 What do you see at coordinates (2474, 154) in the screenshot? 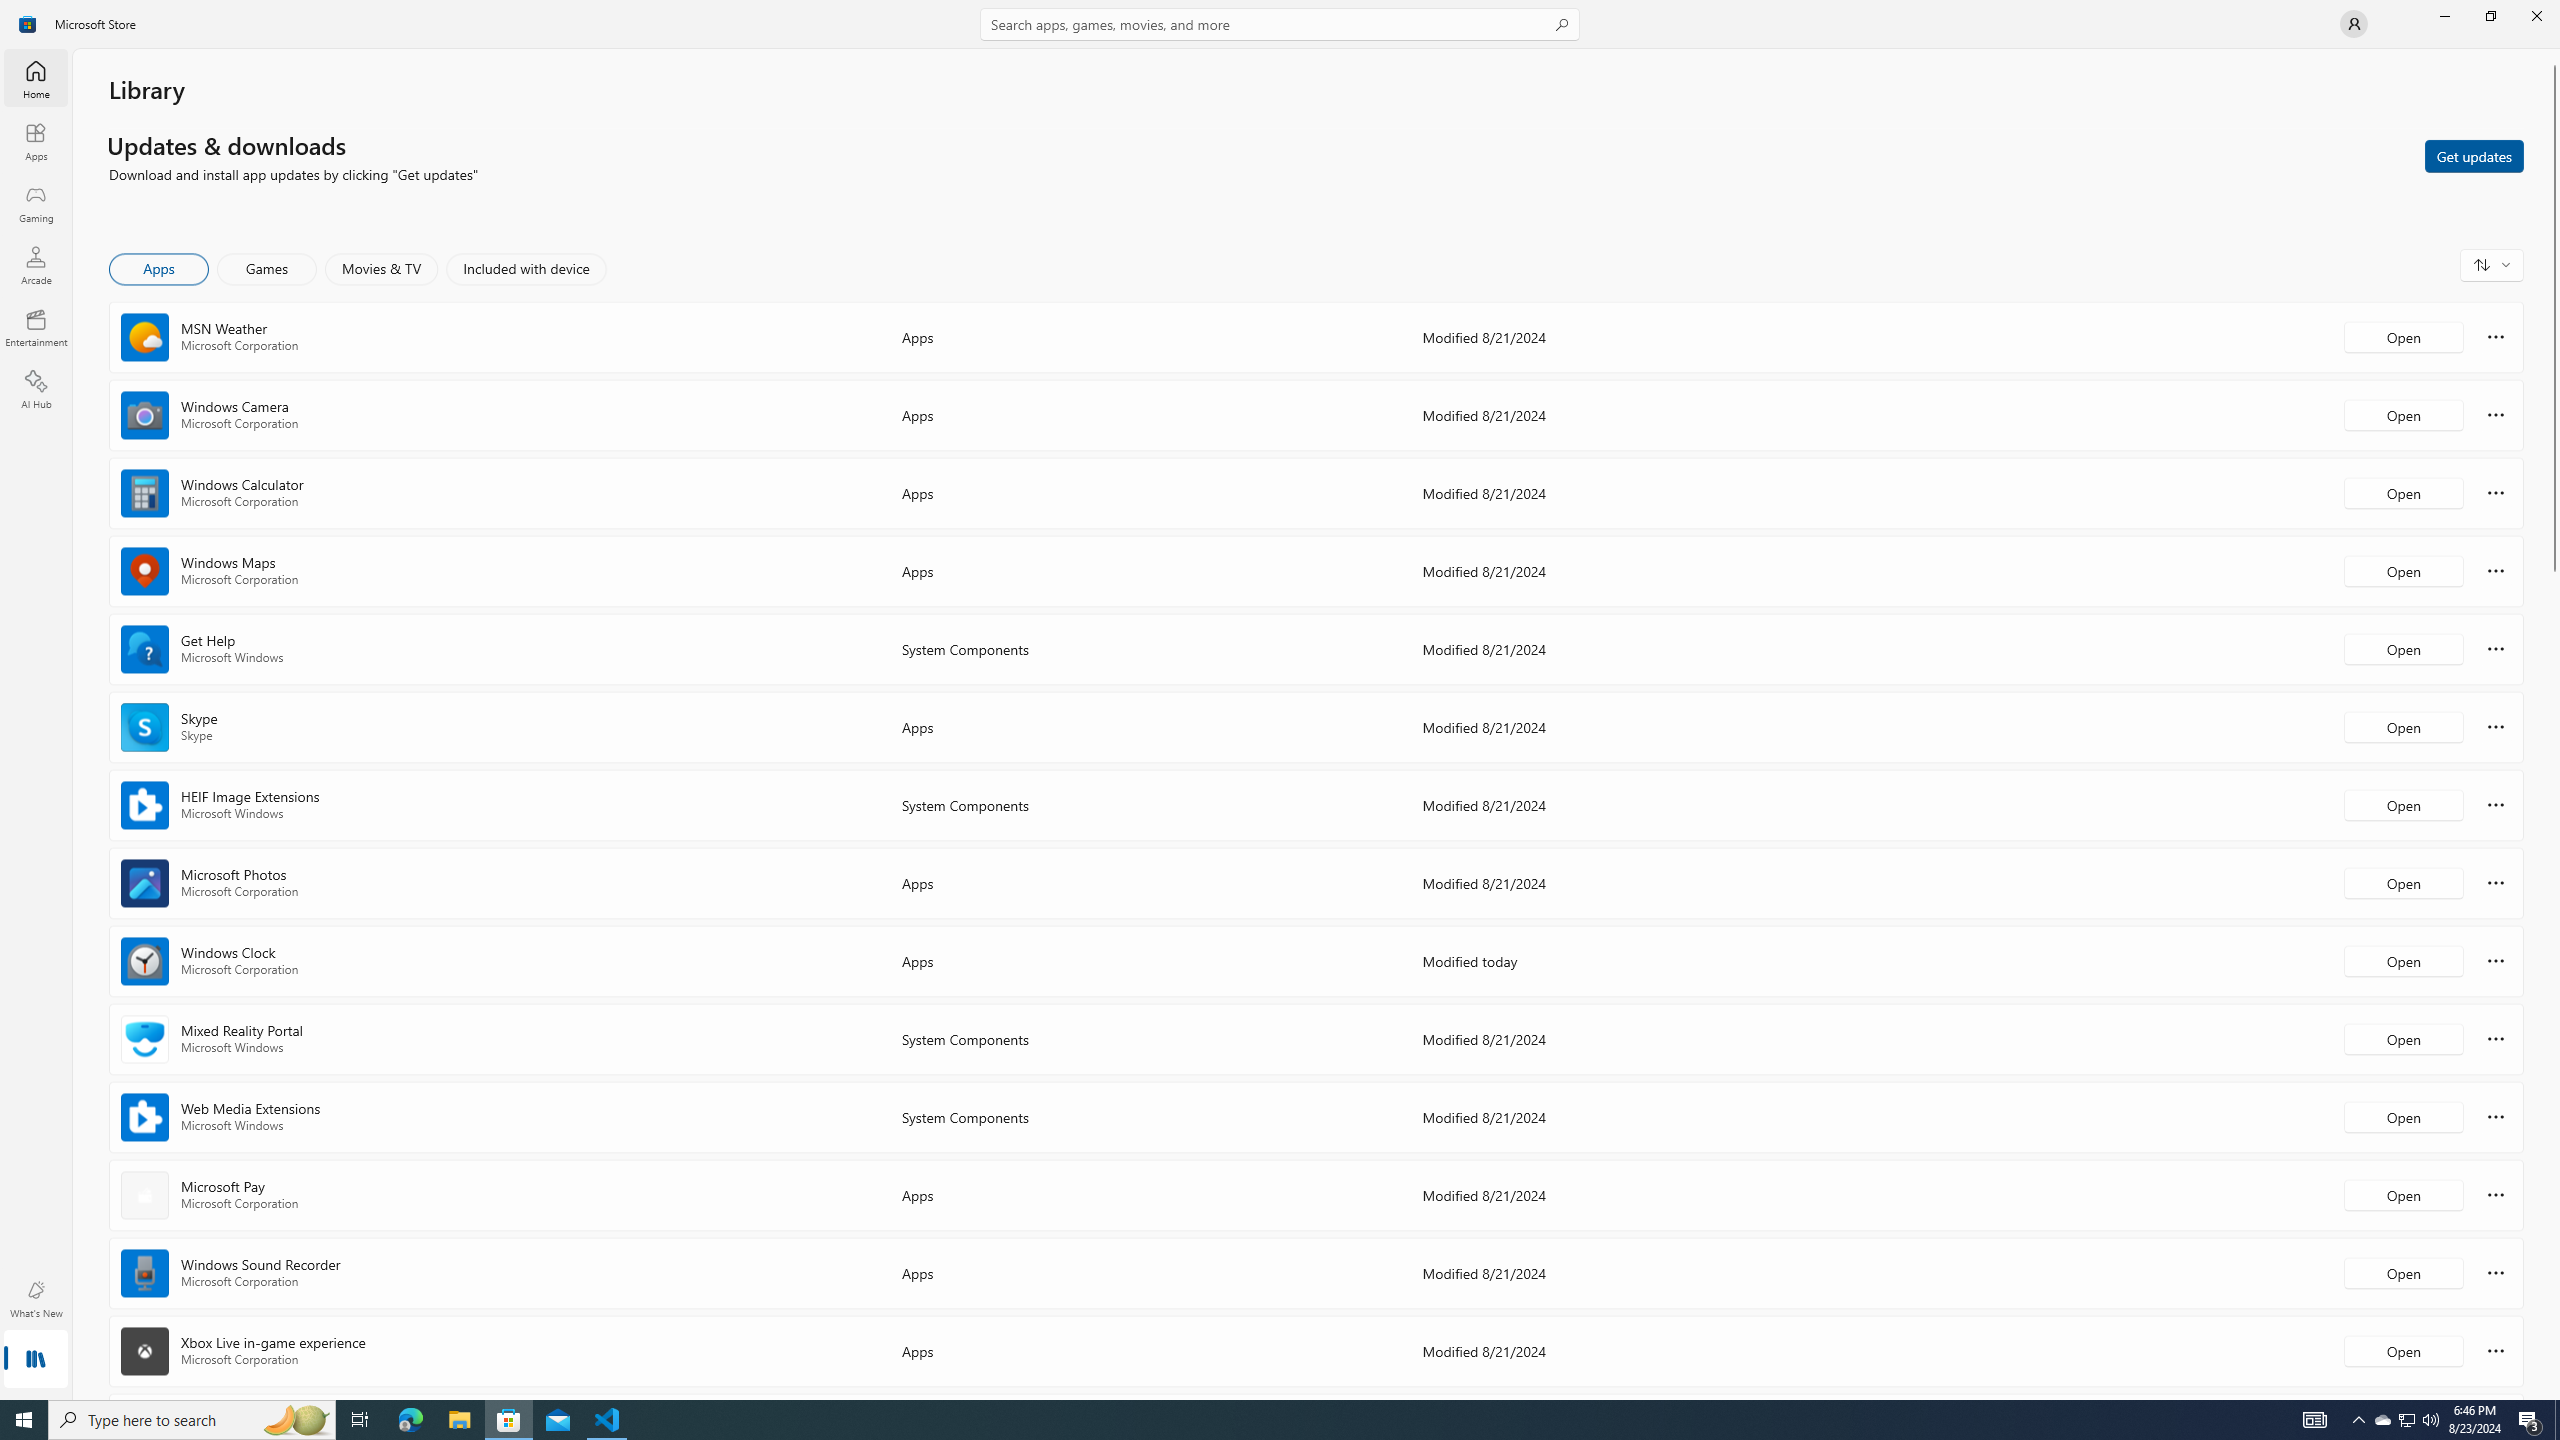
I see `'Get updates'` at bounding box center [2474, 154].